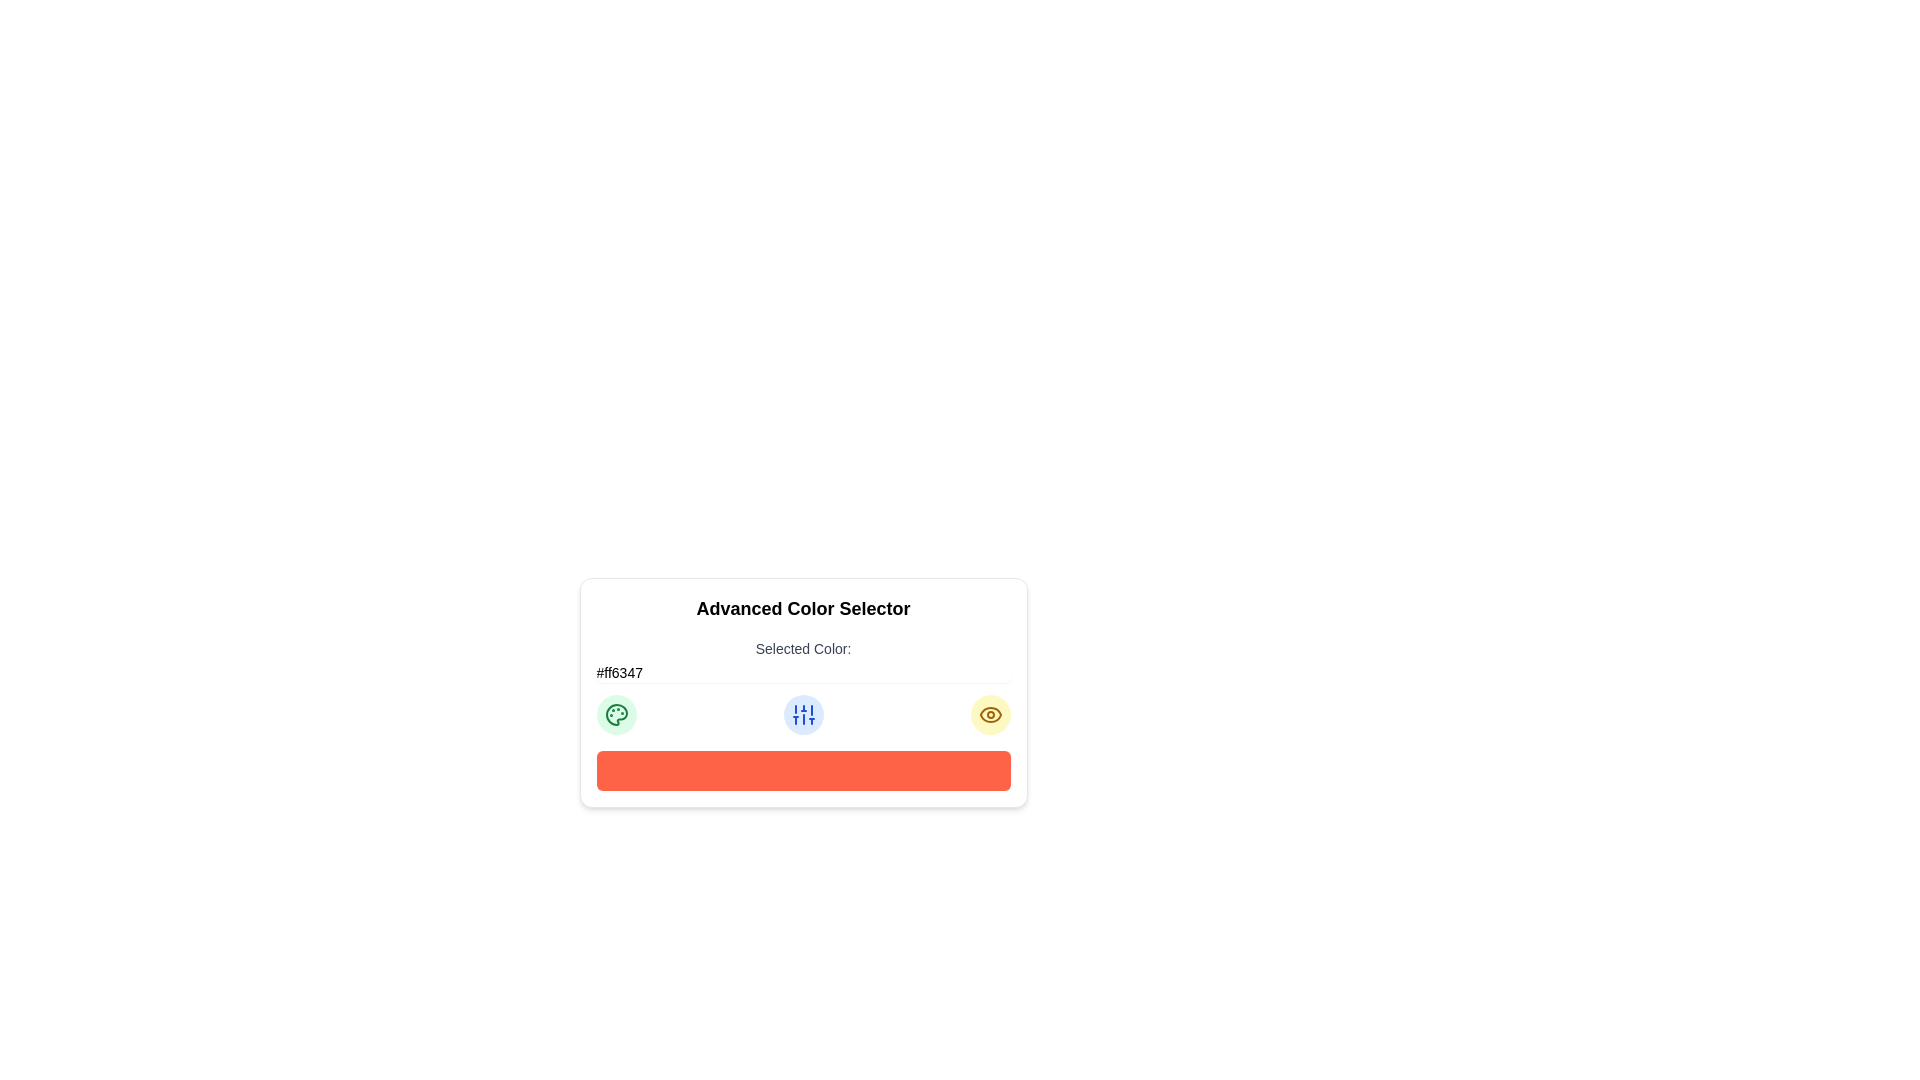 The image size is (1920, 1080). What do you see at coordinates (803, 648) in the screenshot?
I see `the label that describes the color selection input field, which is located directly above the associated input field` at bounding box center [803, 648].